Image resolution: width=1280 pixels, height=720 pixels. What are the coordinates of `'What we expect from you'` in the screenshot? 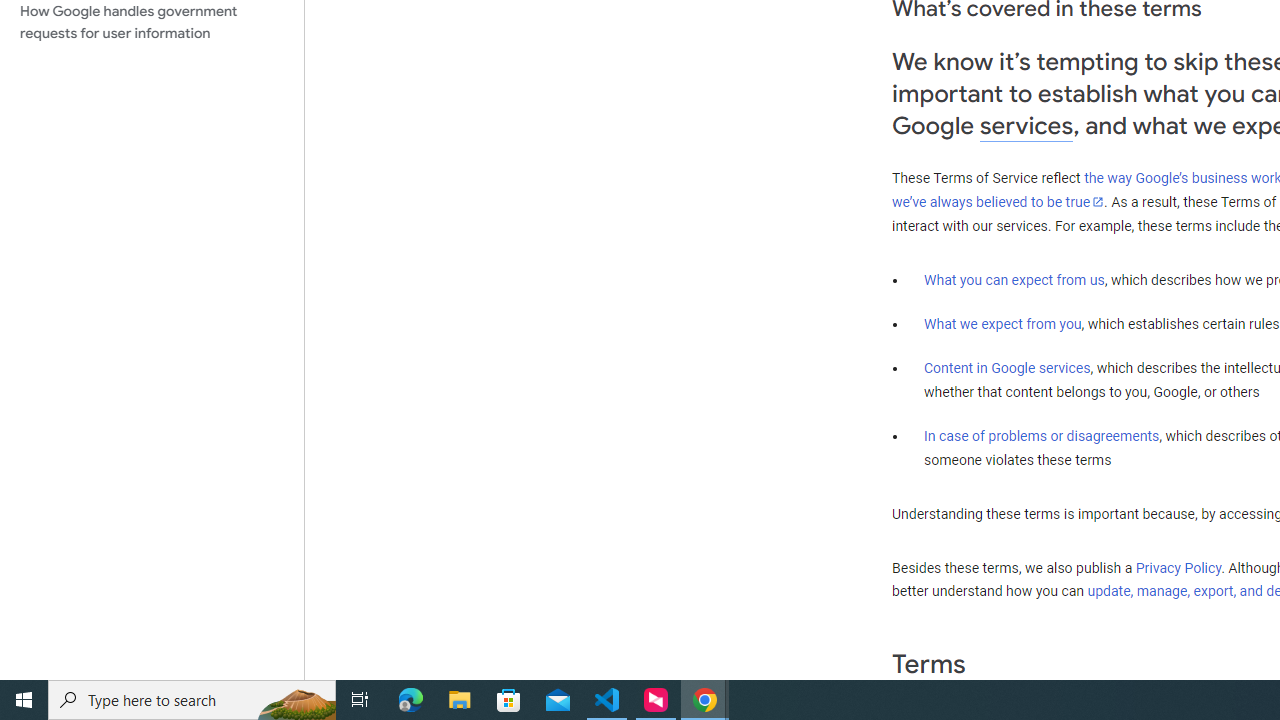 It's located at (1002, 323).